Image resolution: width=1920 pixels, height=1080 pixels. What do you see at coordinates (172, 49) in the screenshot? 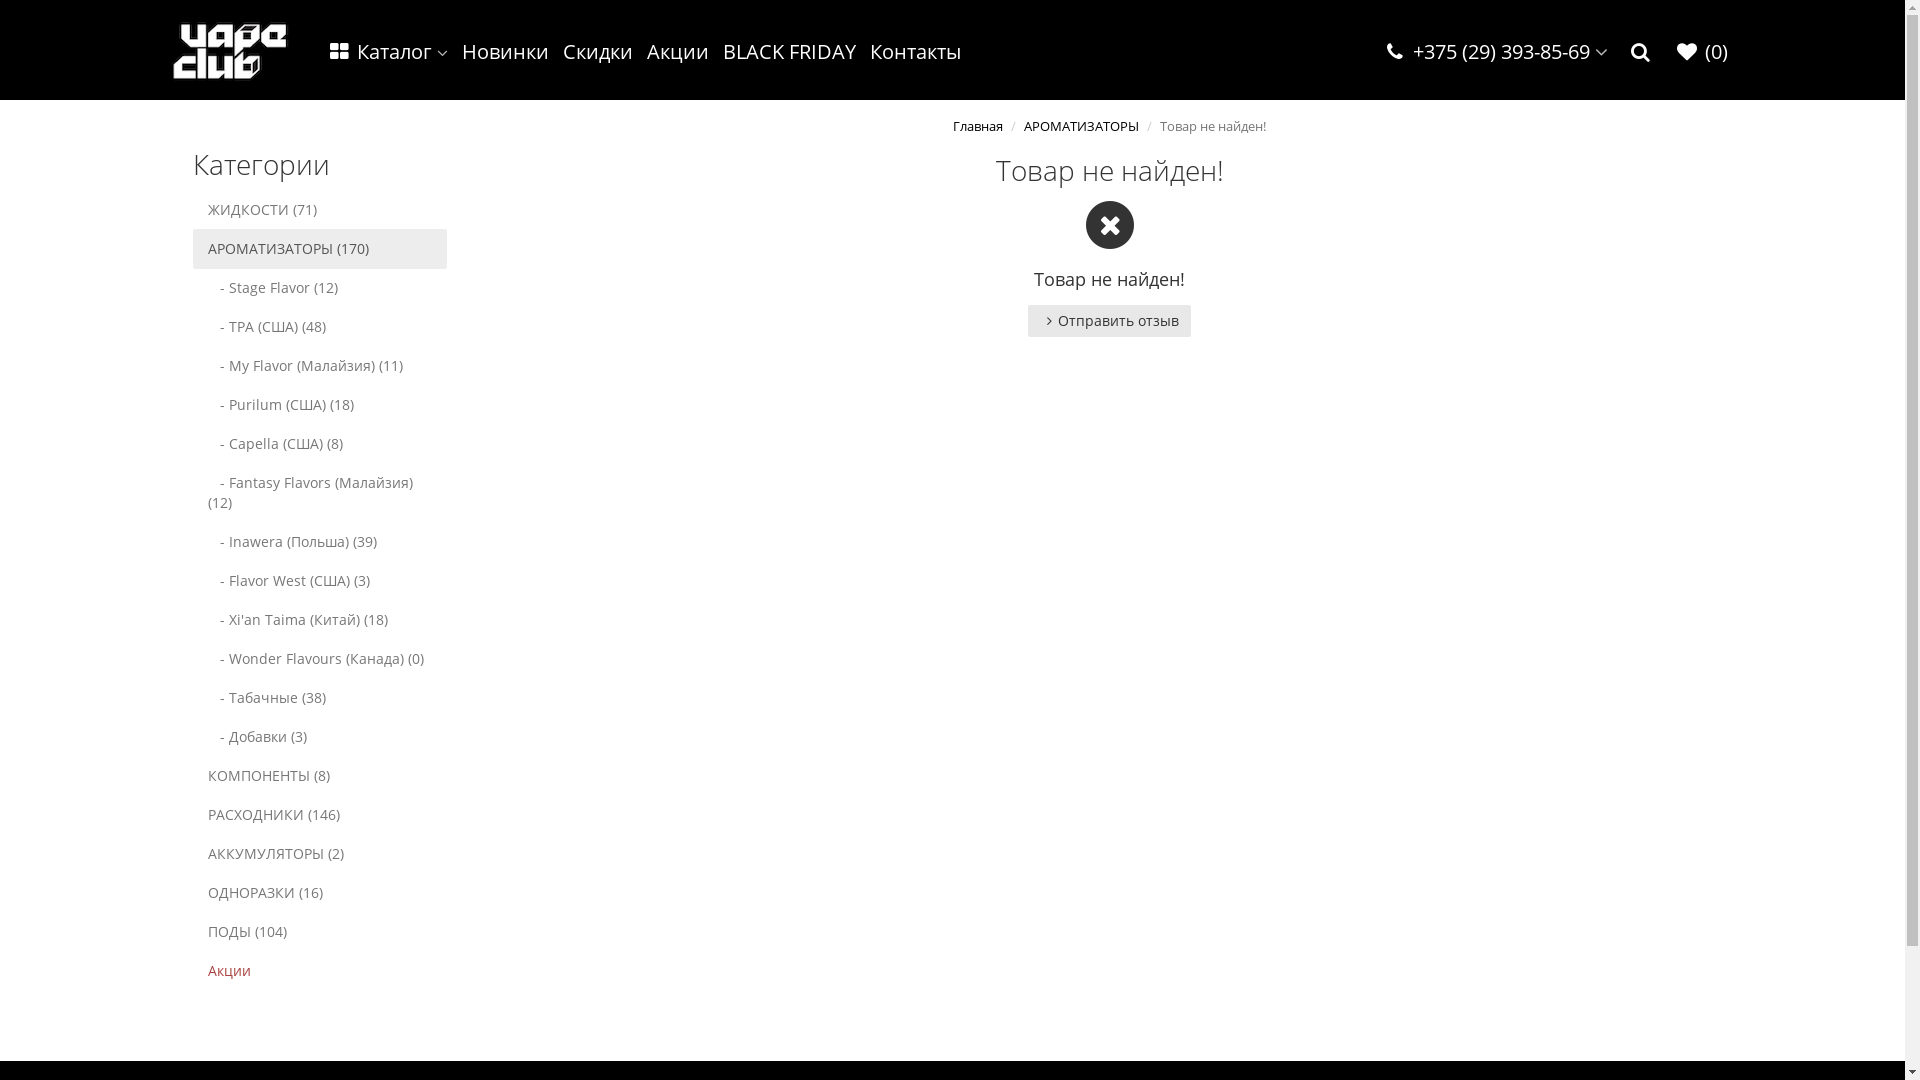
I see `'Vape Club'` at bounding box center [172, 49].